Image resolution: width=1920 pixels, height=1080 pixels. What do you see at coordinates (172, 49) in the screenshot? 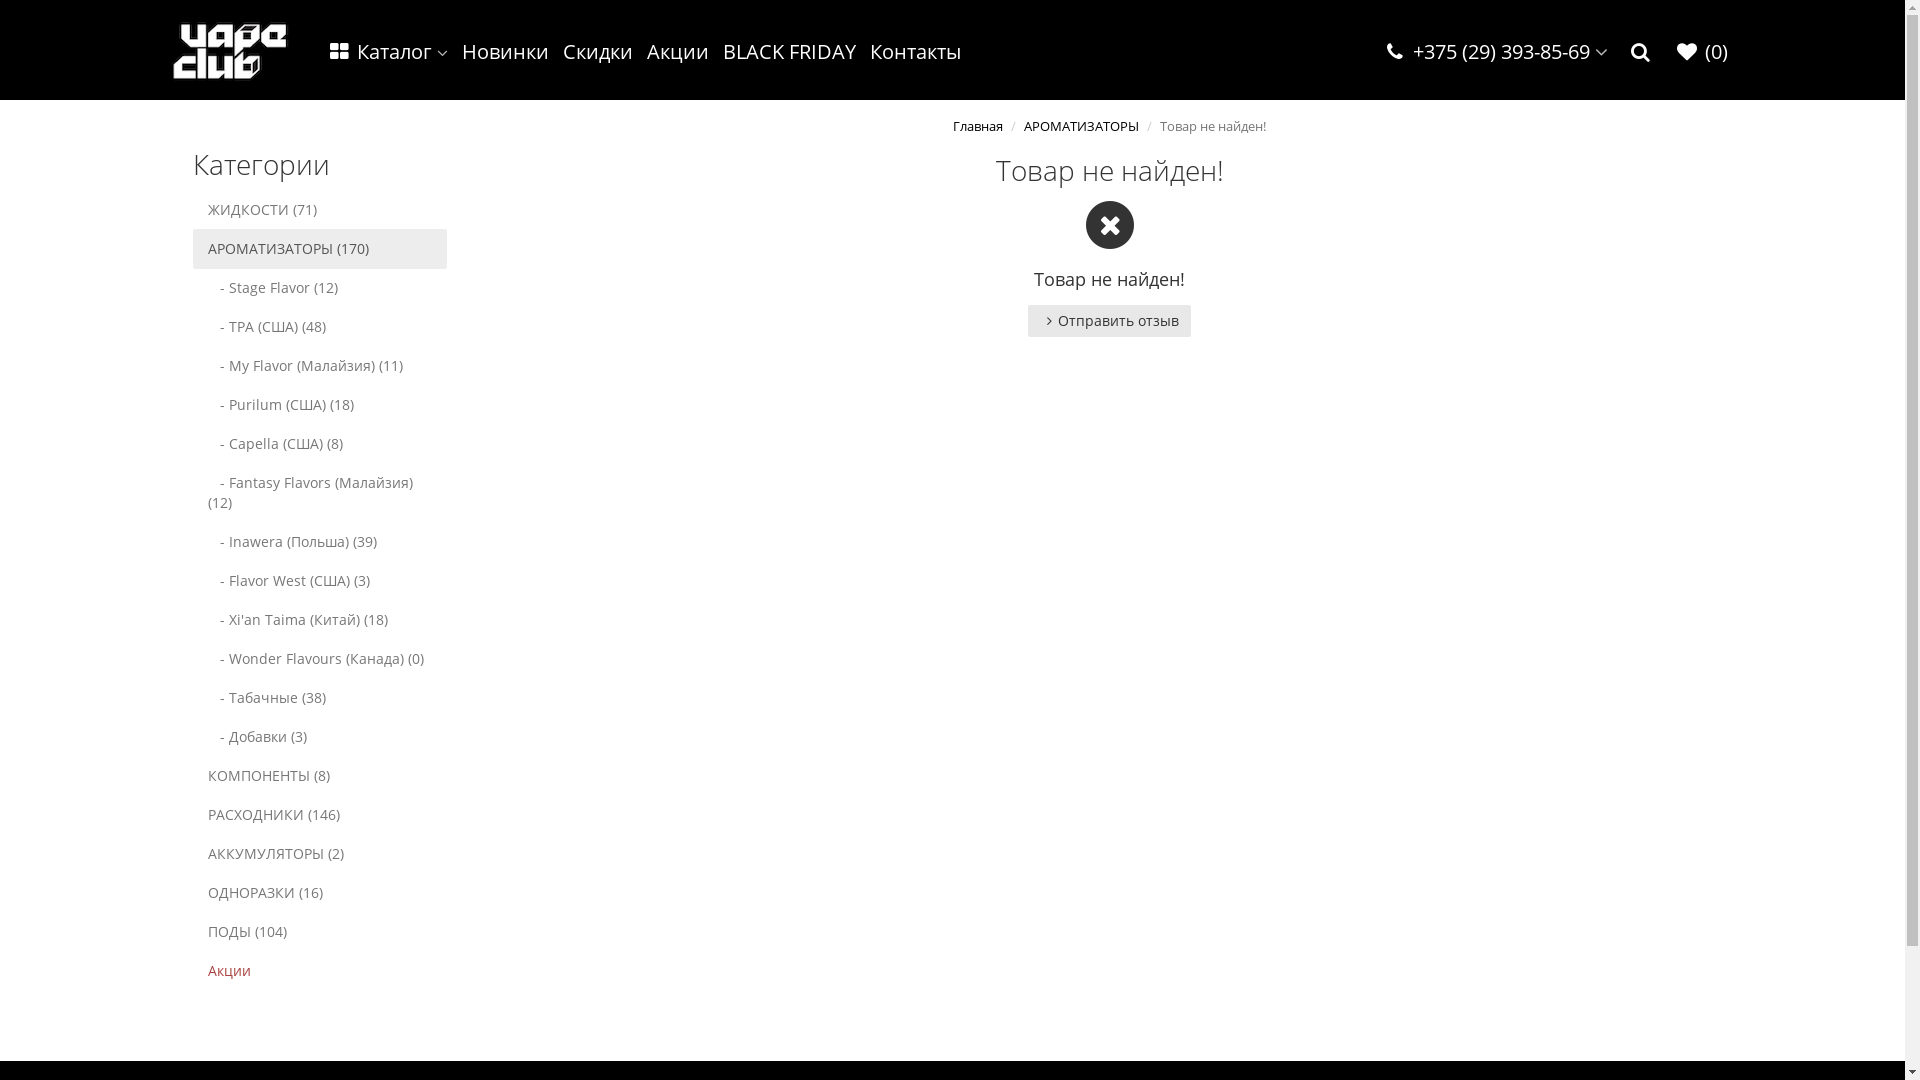
I see `'Vape Club'` at bounding box center [172, 49].